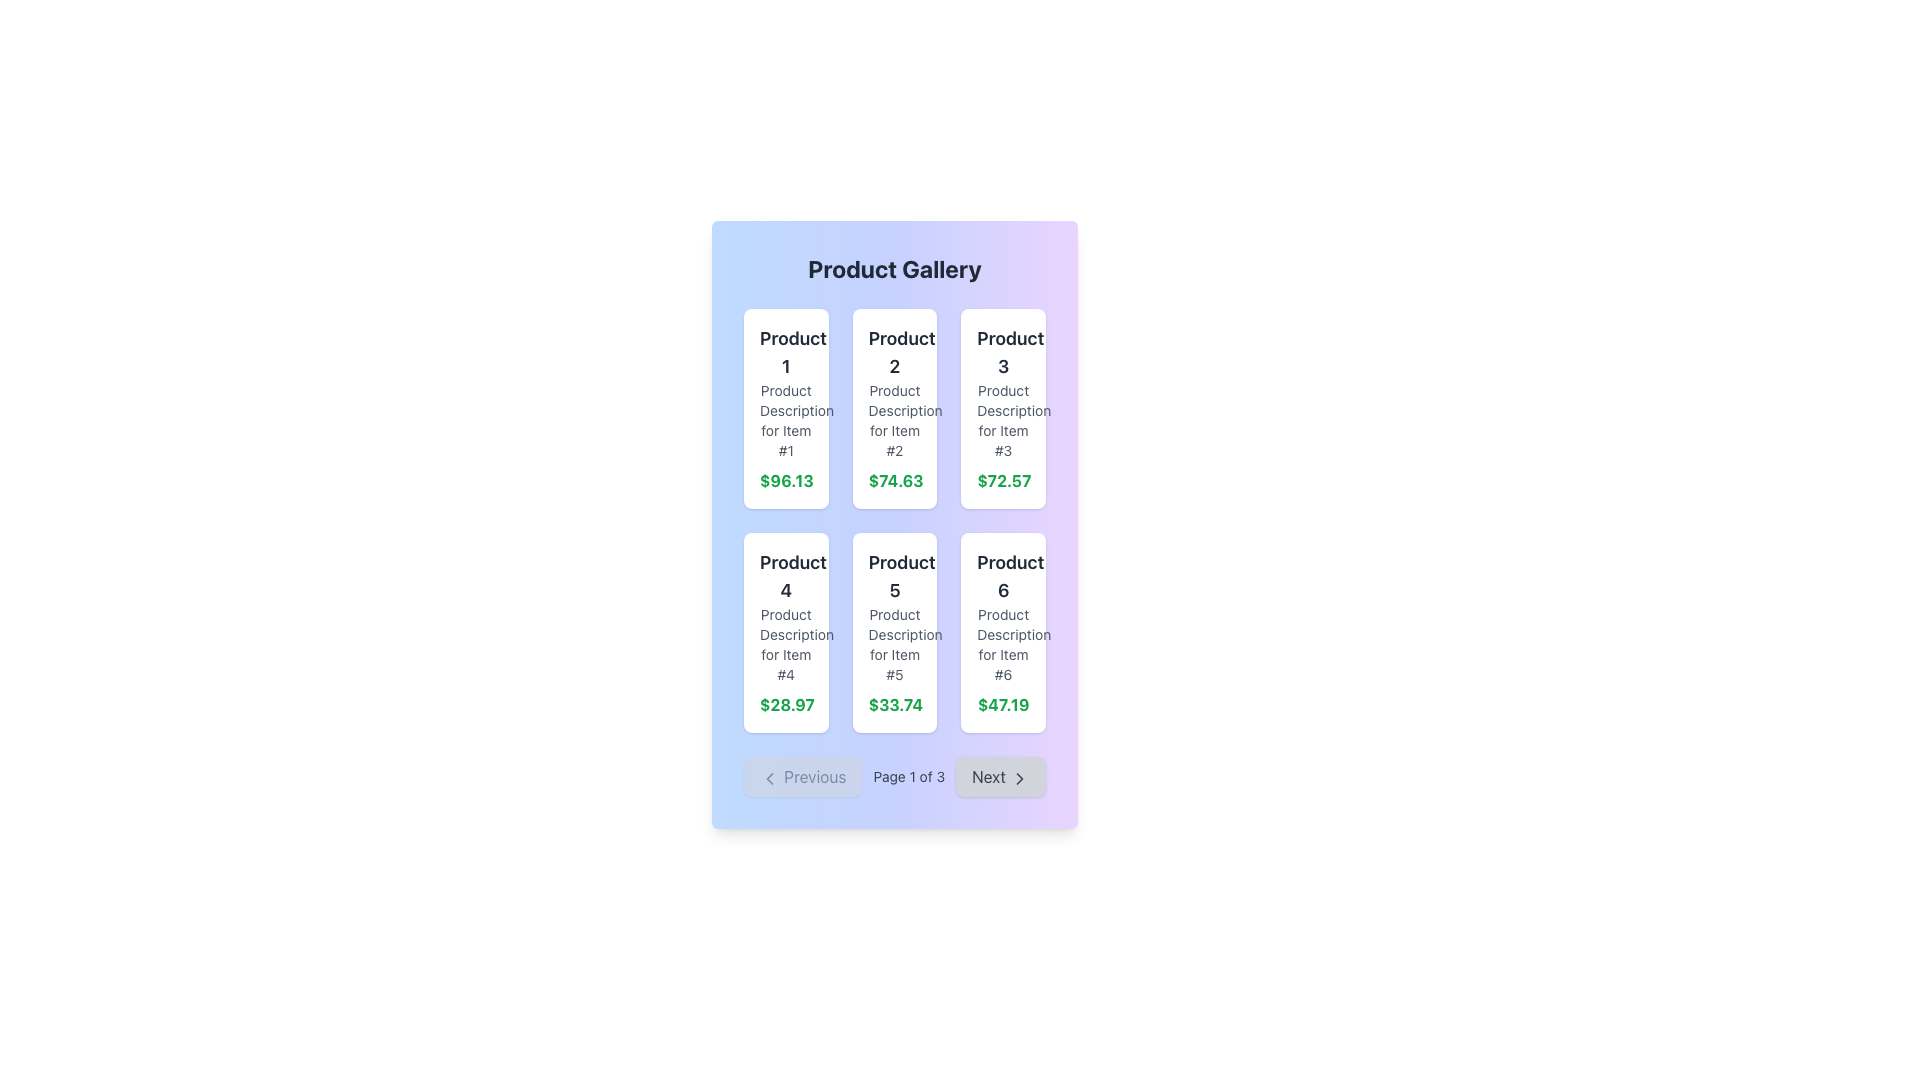 This screenshot has height=1080, width=1920. I want to click on the Information Card that displays product details, including name, description, and price, located at the top-left corner of the grid layout, so click(785, 407).